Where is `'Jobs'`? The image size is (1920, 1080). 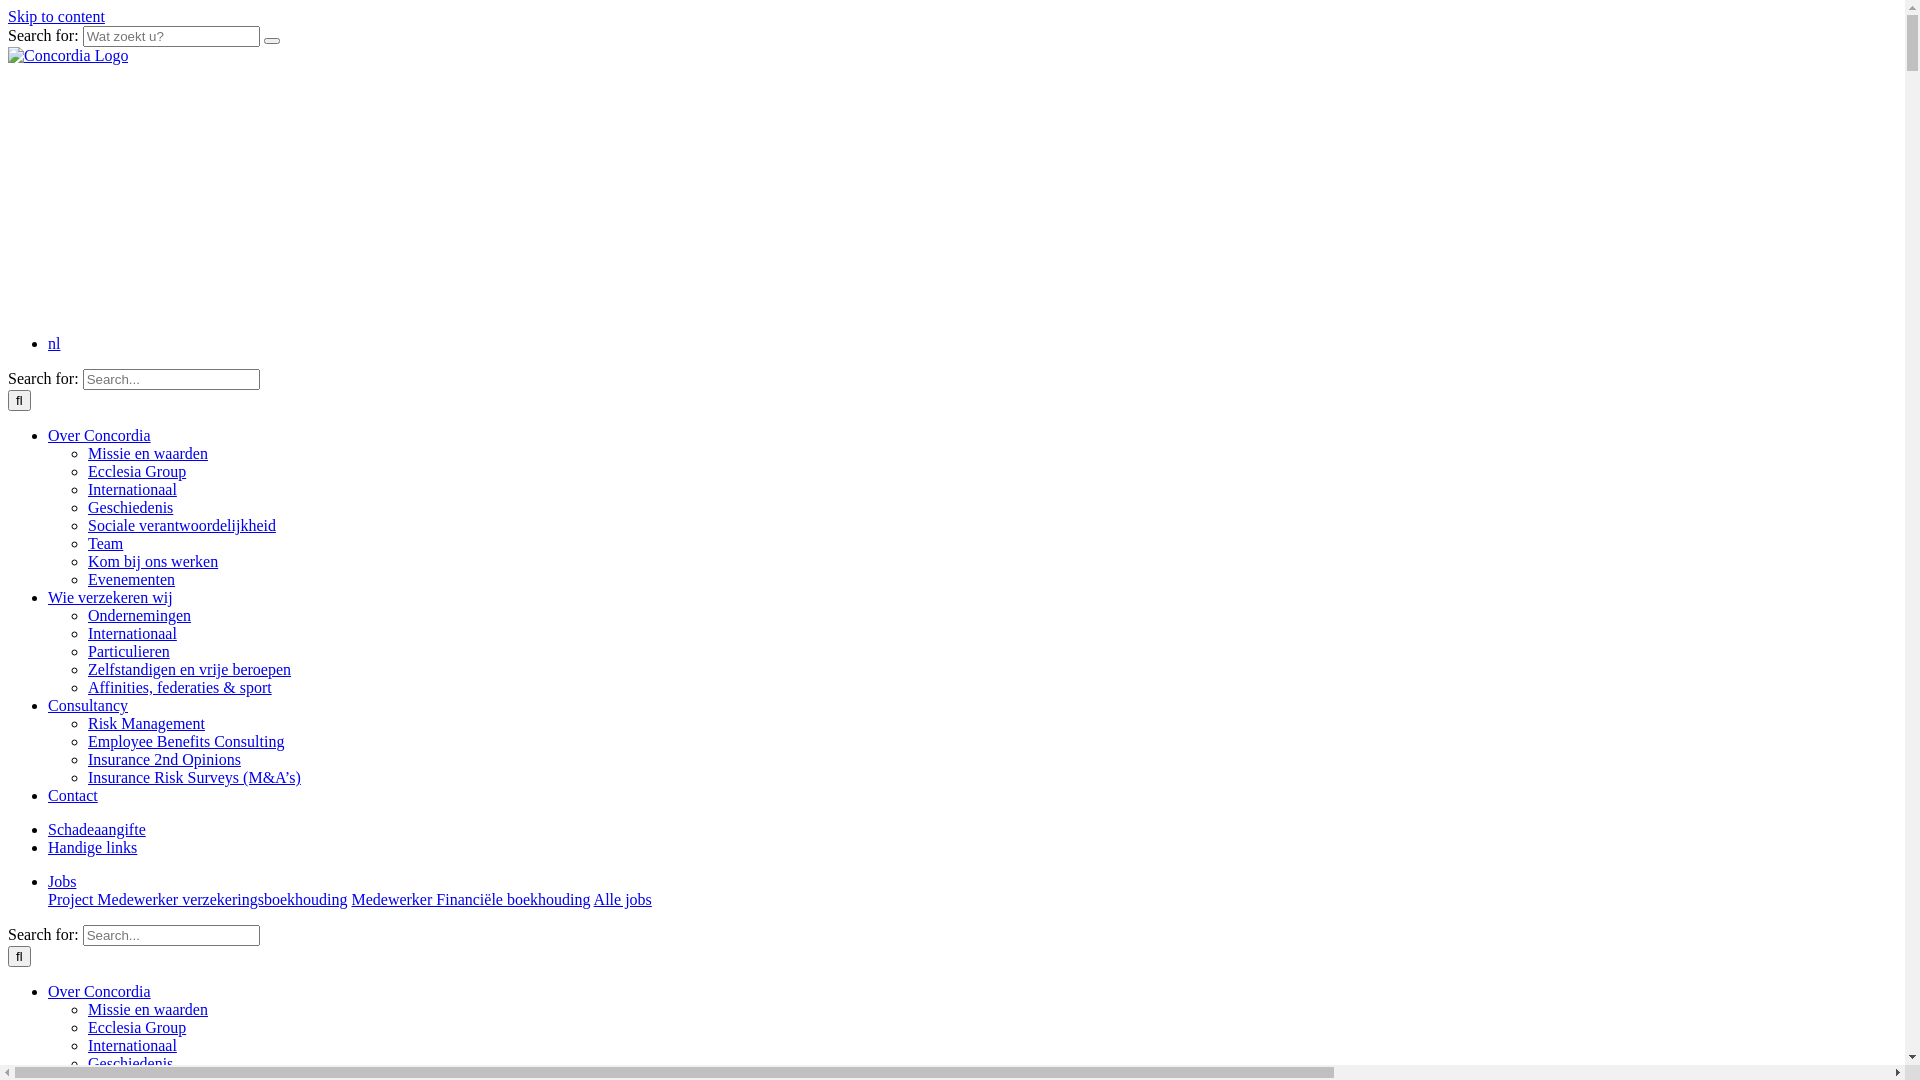
'Jobs' is located at coordinates (62, 880).